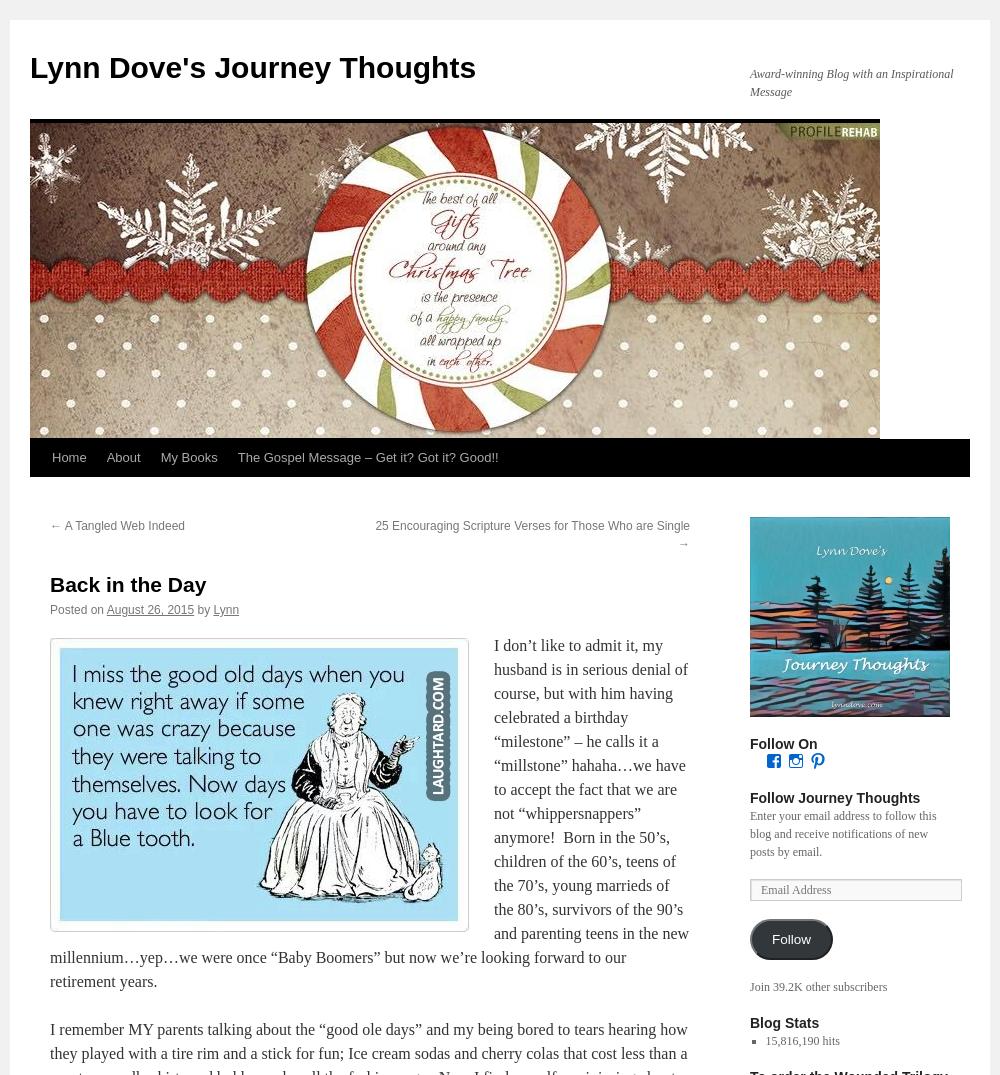  I want to click on '15,816,190 hits', so click(802, 1041).